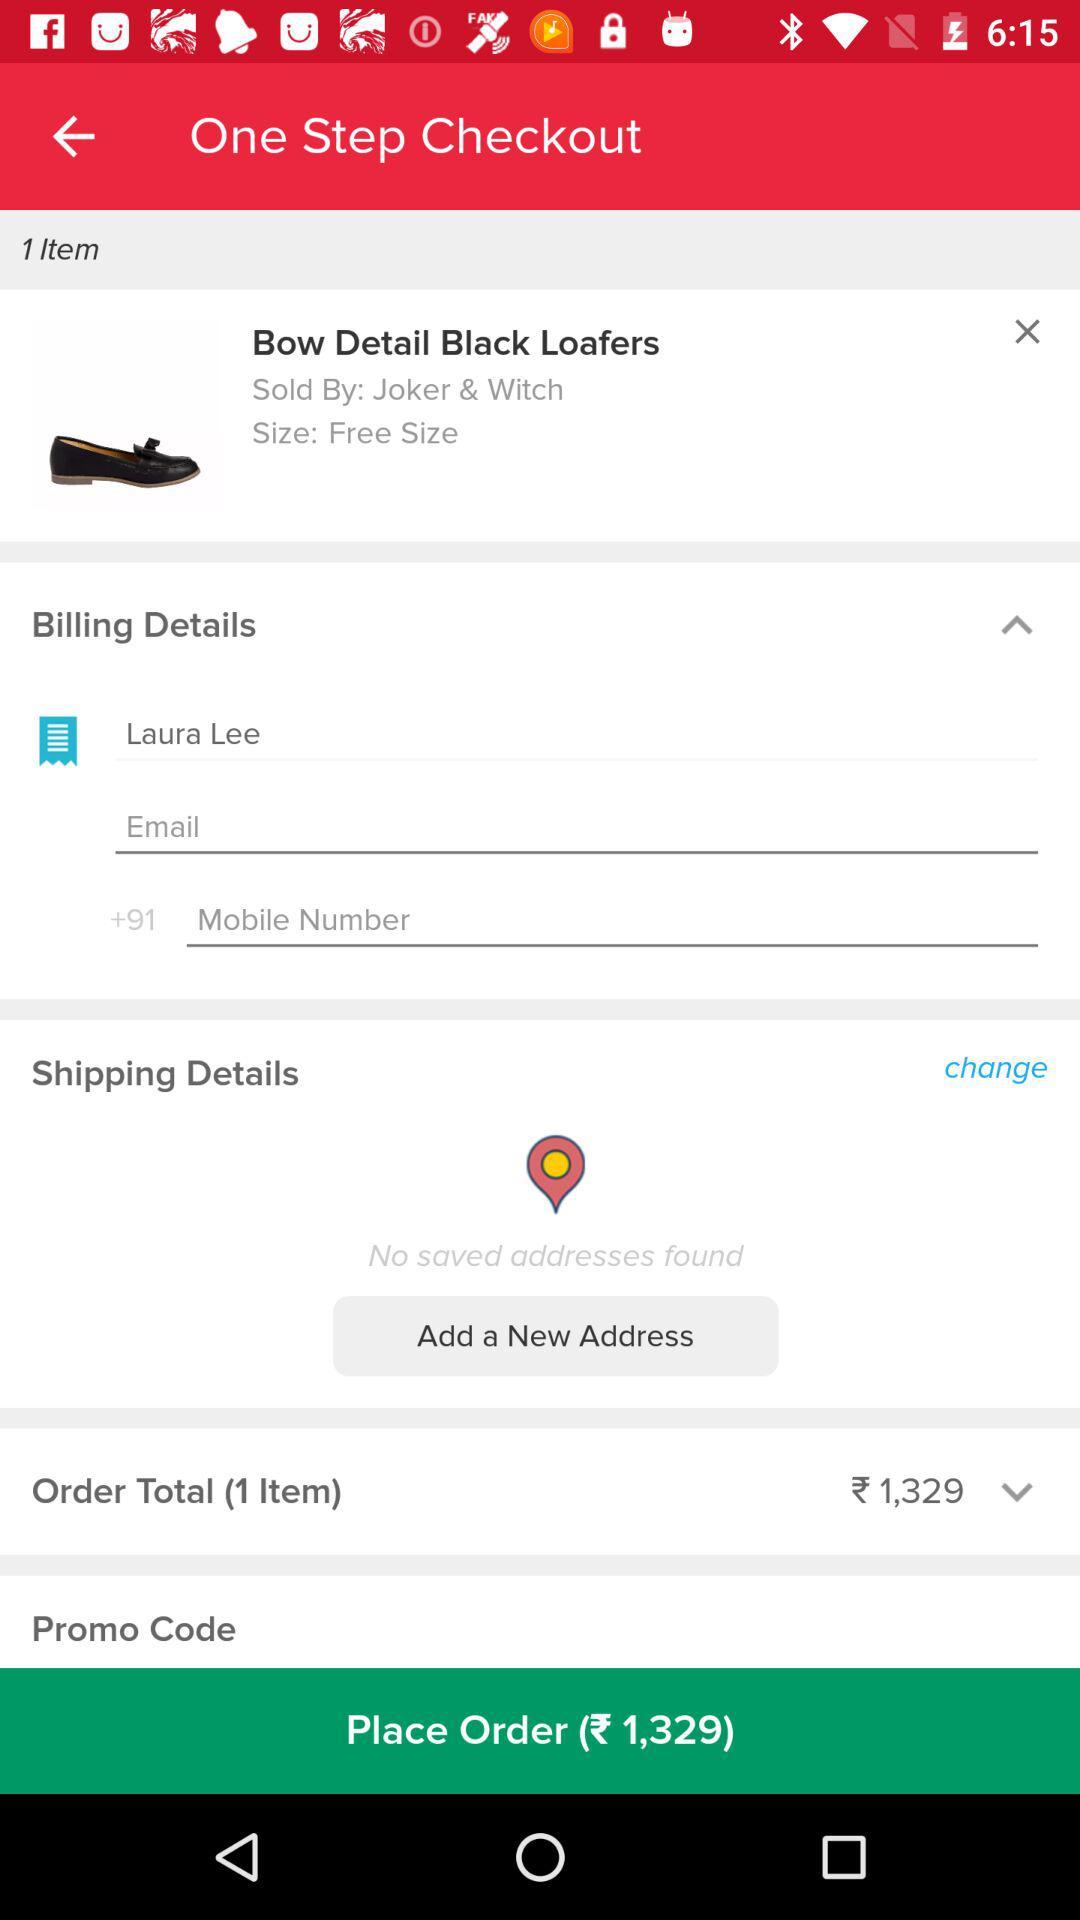 This screenshot has height=1920, width=1080. What do you see at coordinates (126, 414) in the screenshot?
I see `image option` at bounding box center [126, 414].